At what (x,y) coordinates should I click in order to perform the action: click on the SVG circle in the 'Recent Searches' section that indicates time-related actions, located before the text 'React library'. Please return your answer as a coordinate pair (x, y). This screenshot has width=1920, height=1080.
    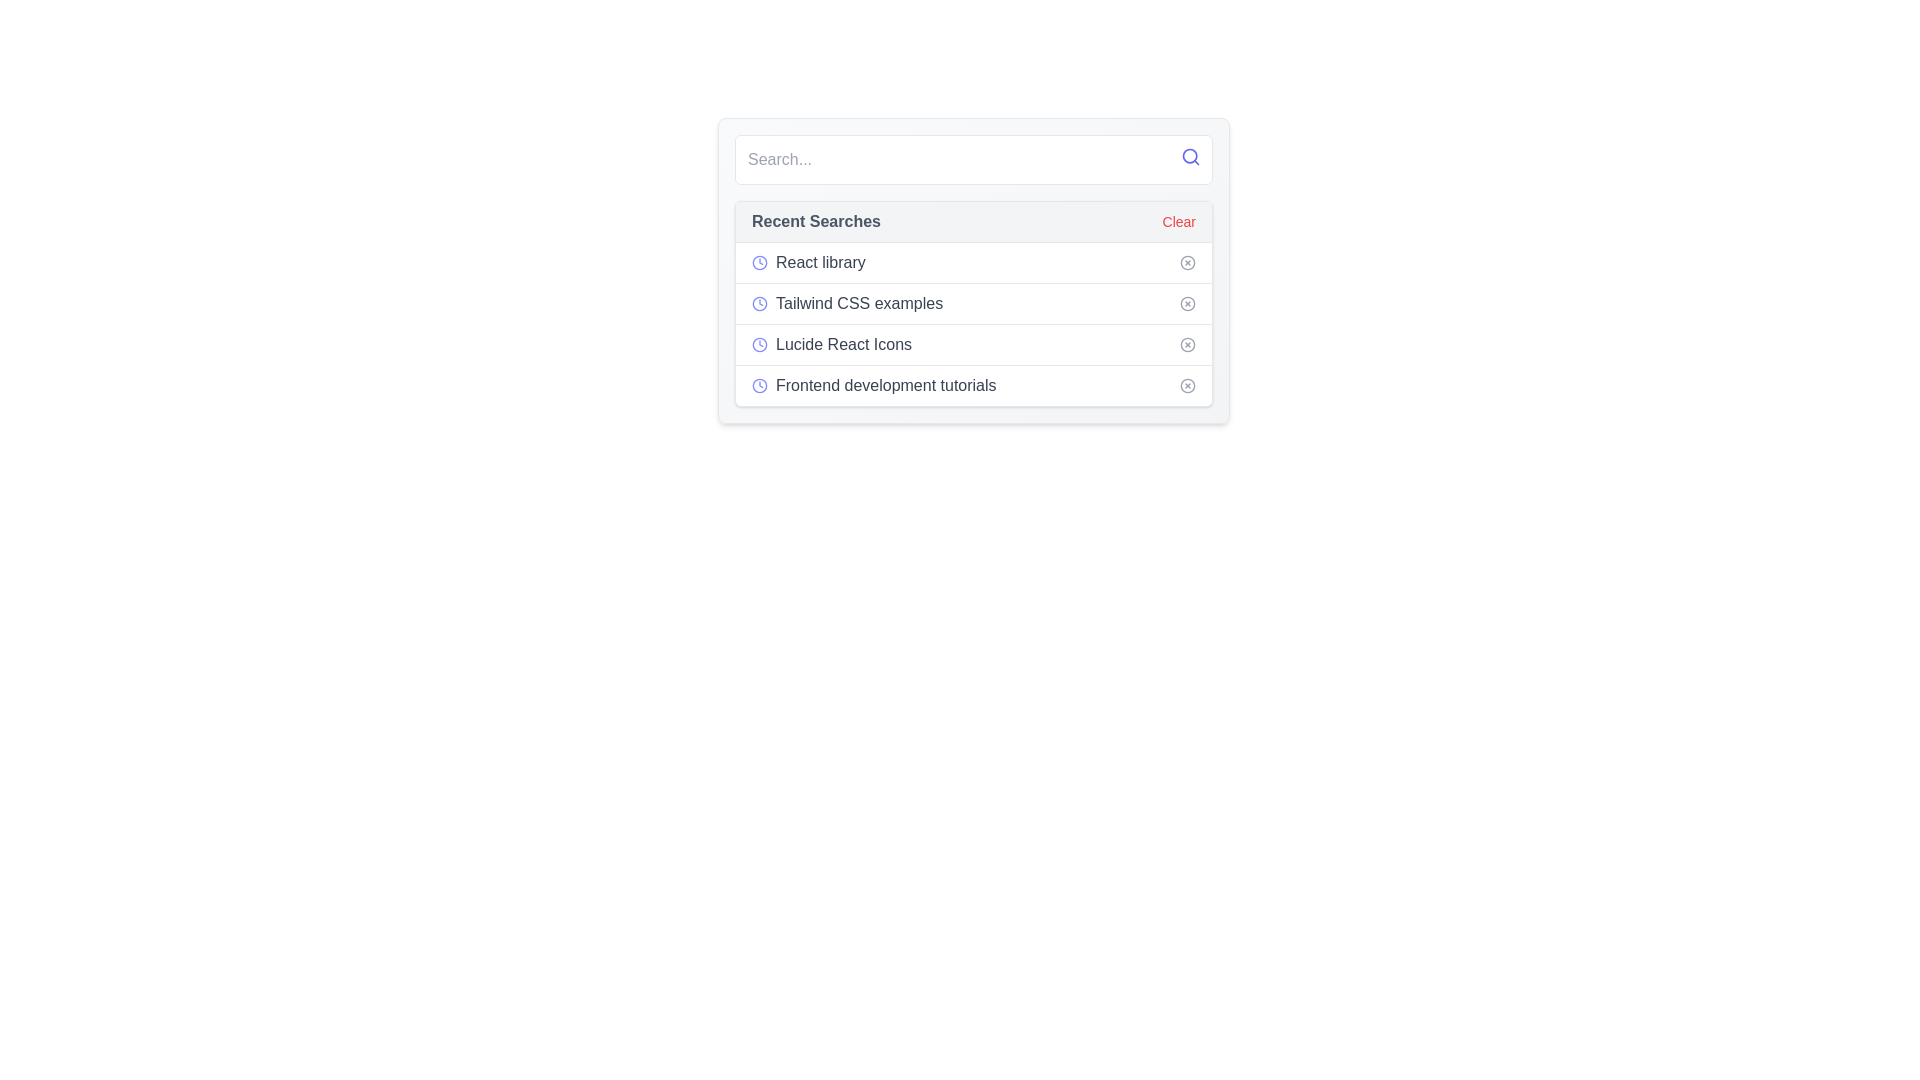
    Looking at the image, I should click on (758, 261).